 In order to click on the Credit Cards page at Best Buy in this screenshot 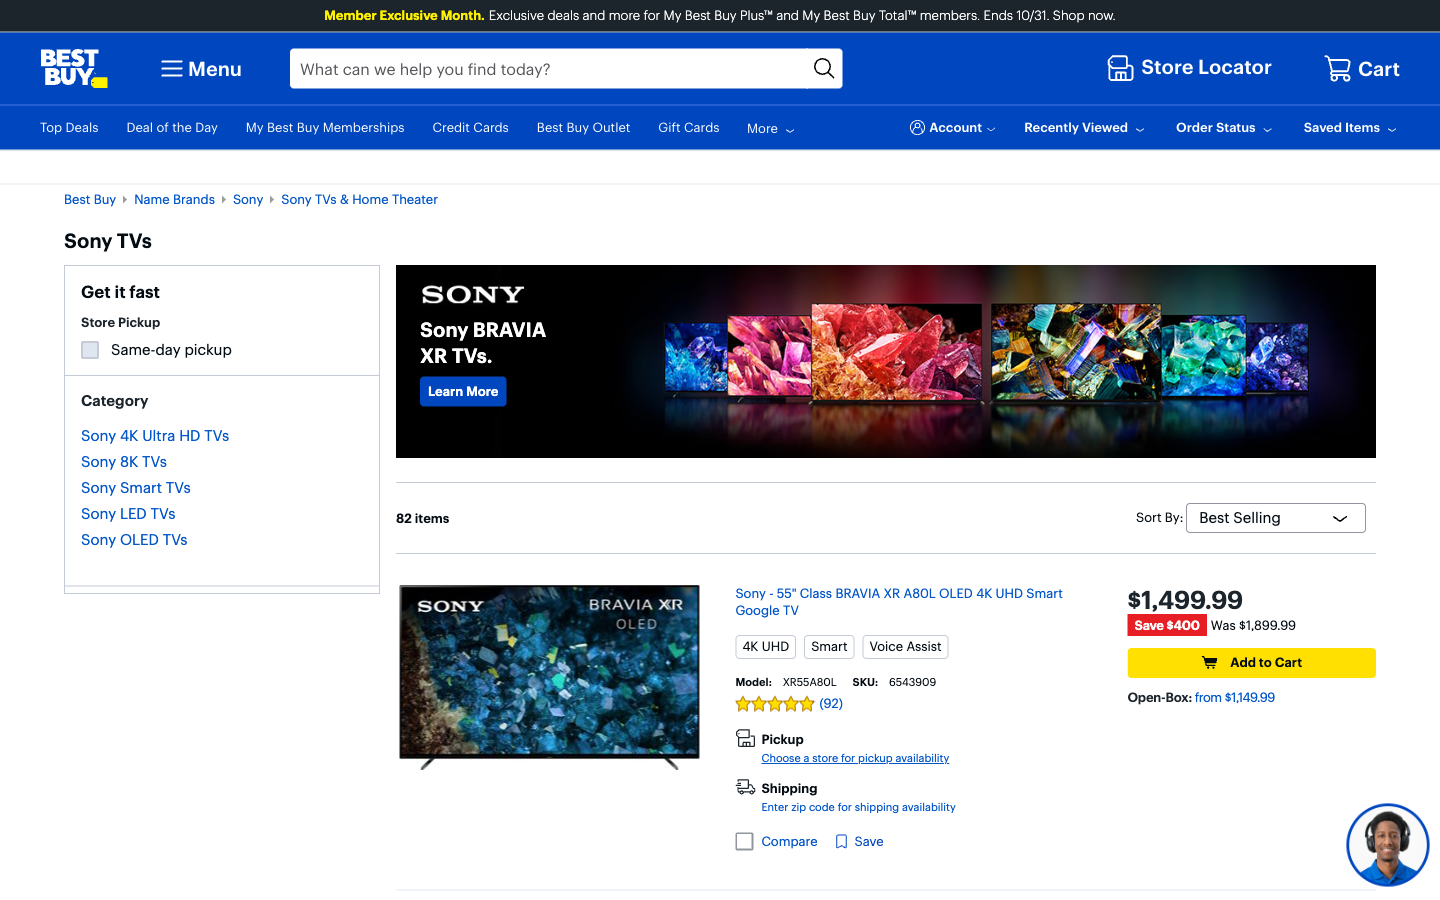, I will do `click(463, 390)`.